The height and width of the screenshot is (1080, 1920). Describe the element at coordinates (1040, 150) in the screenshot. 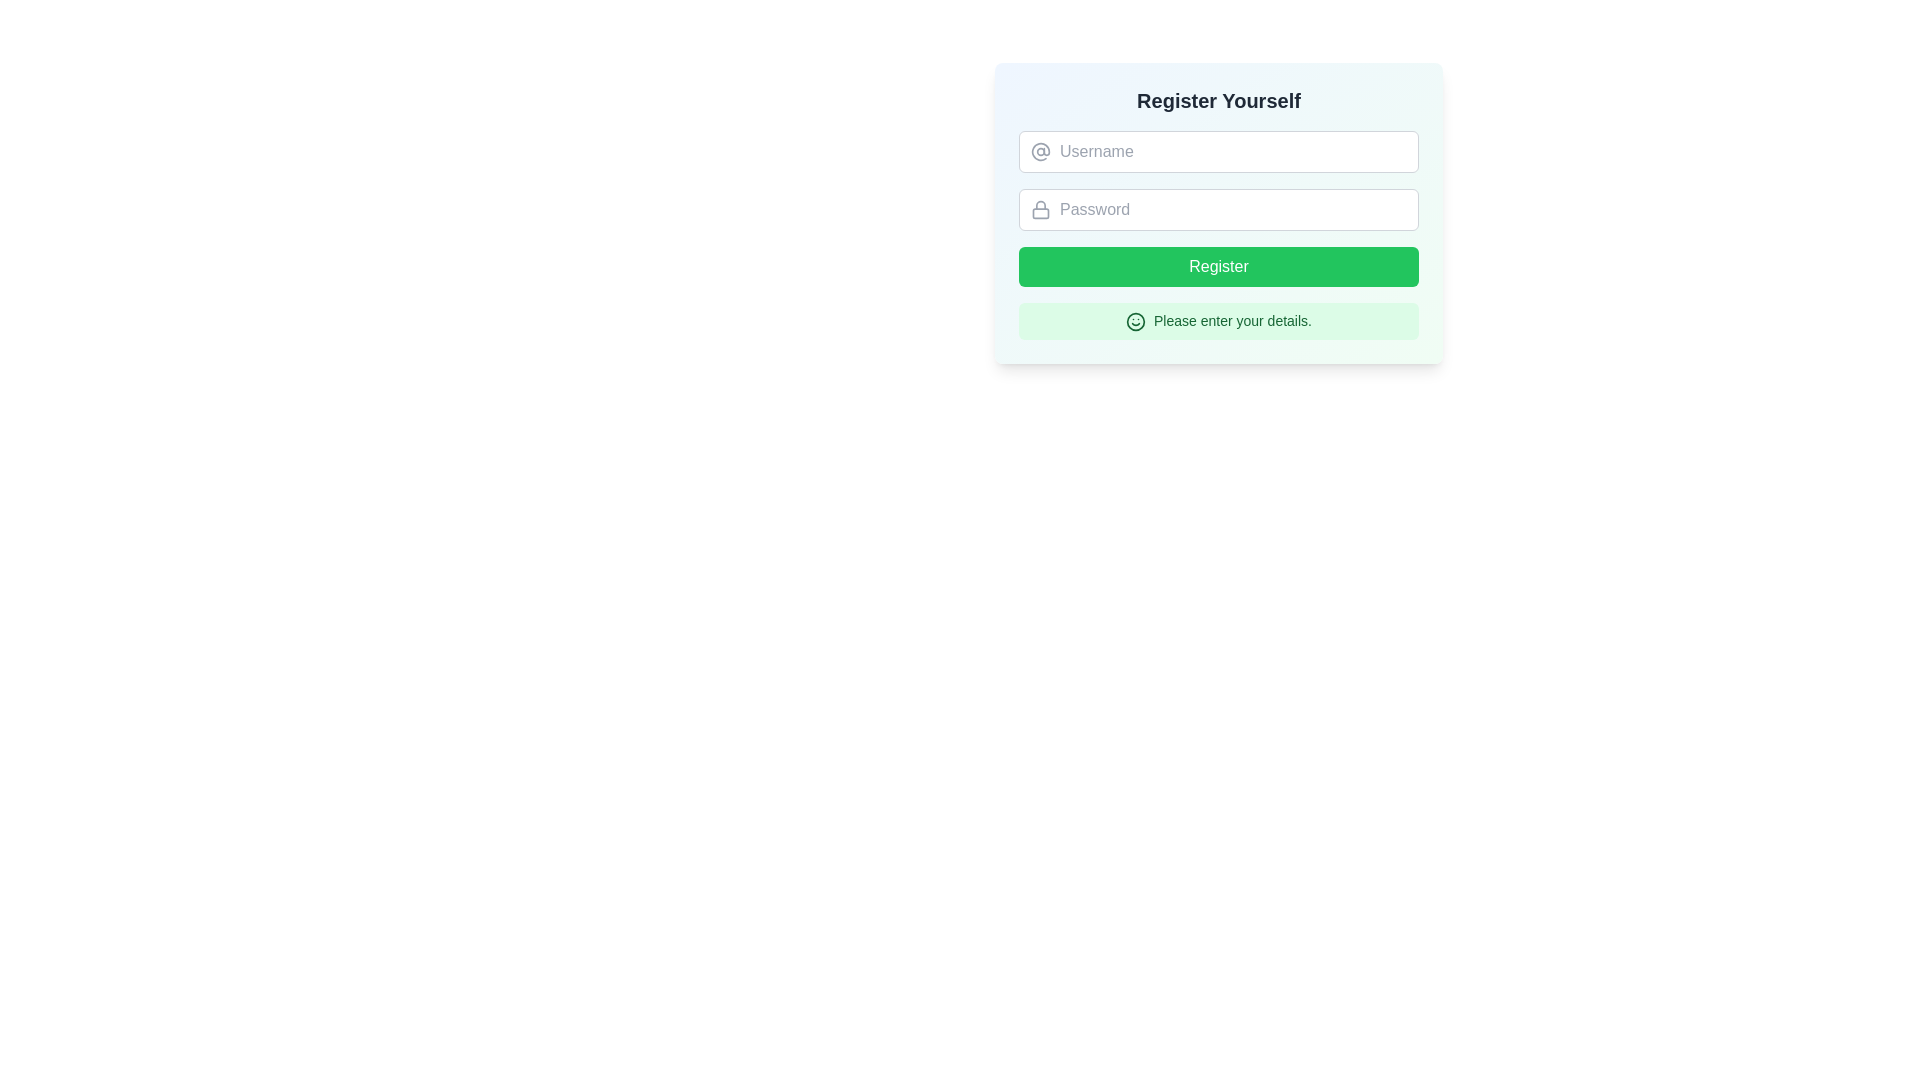

I see `the '@' sign icon located on the left side of the 'Username' input field to indicate that it is meant for entering a username or email-like identifier` at that location.